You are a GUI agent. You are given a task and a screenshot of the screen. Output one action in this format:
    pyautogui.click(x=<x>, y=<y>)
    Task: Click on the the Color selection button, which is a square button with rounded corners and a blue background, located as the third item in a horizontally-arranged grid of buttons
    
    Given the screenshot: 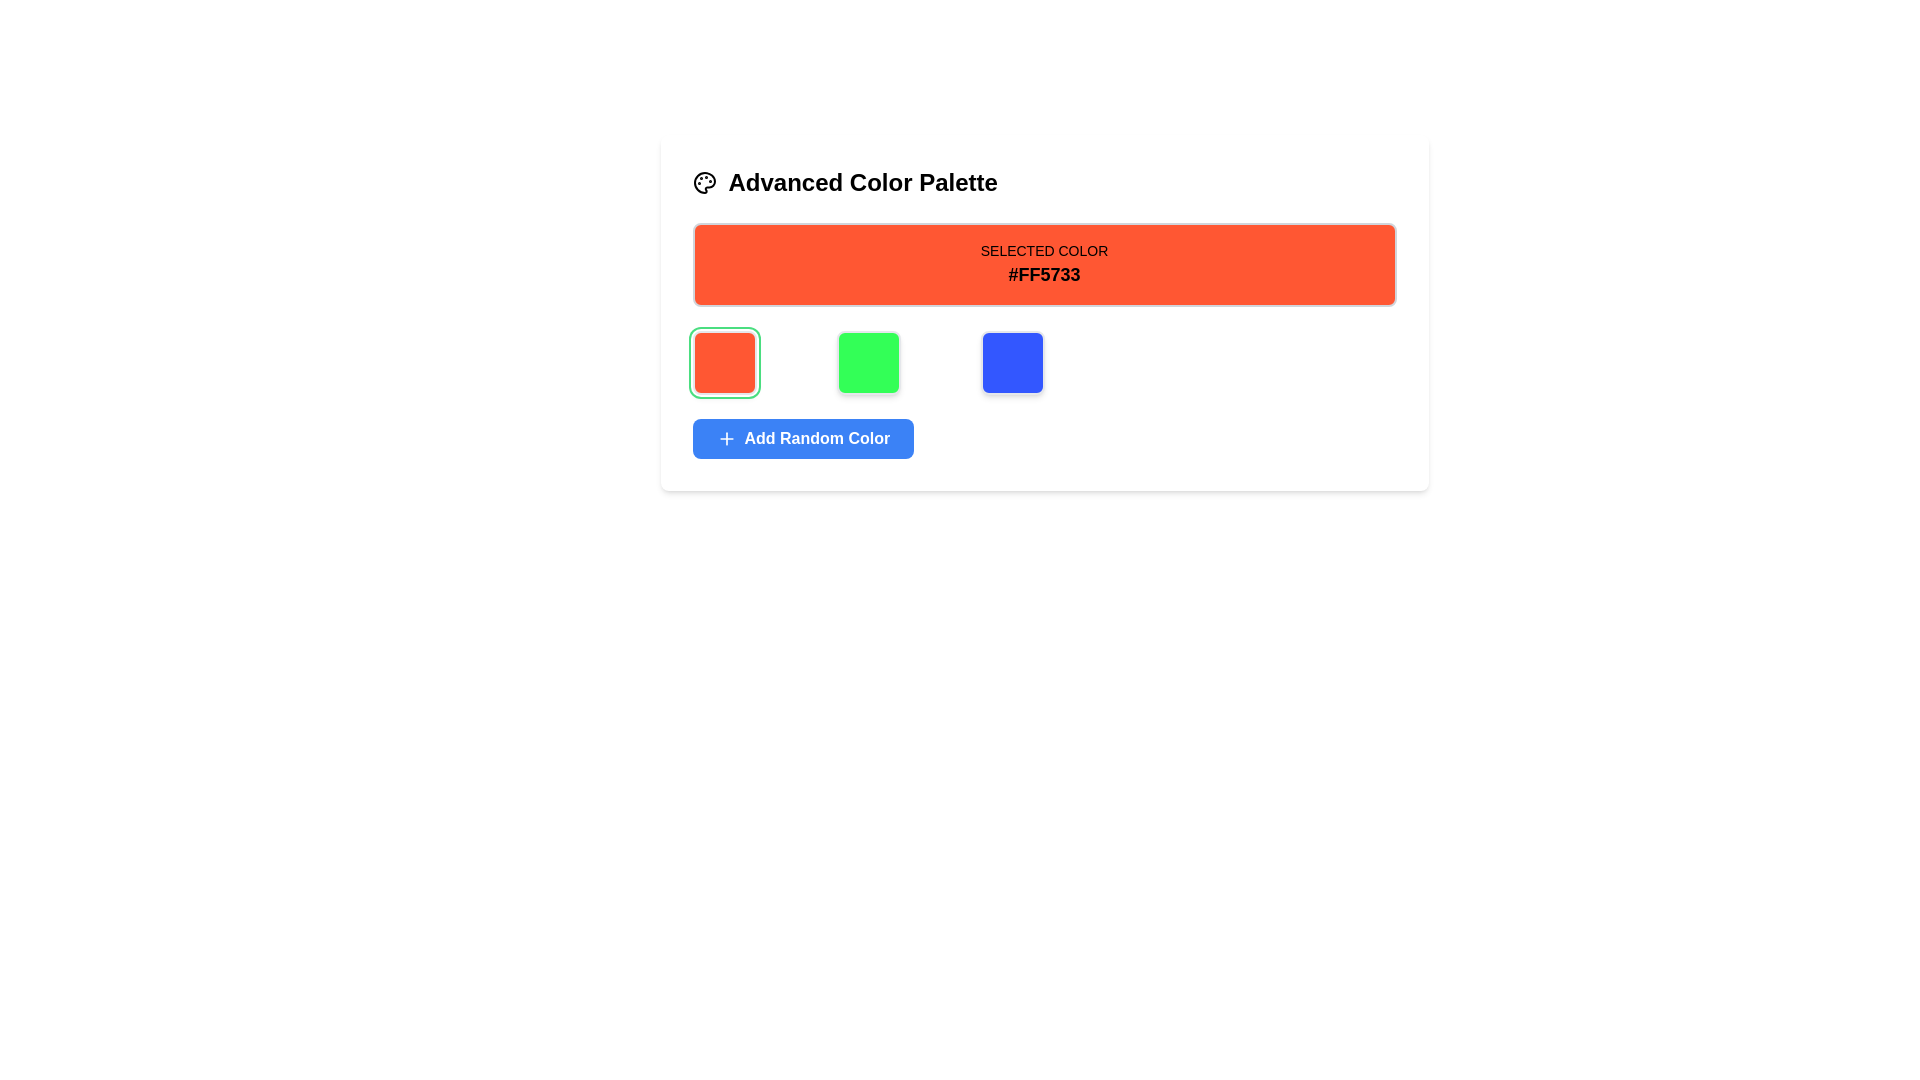 What is the action you would take?
    pyautogui.click(x=1012, y=362)
    